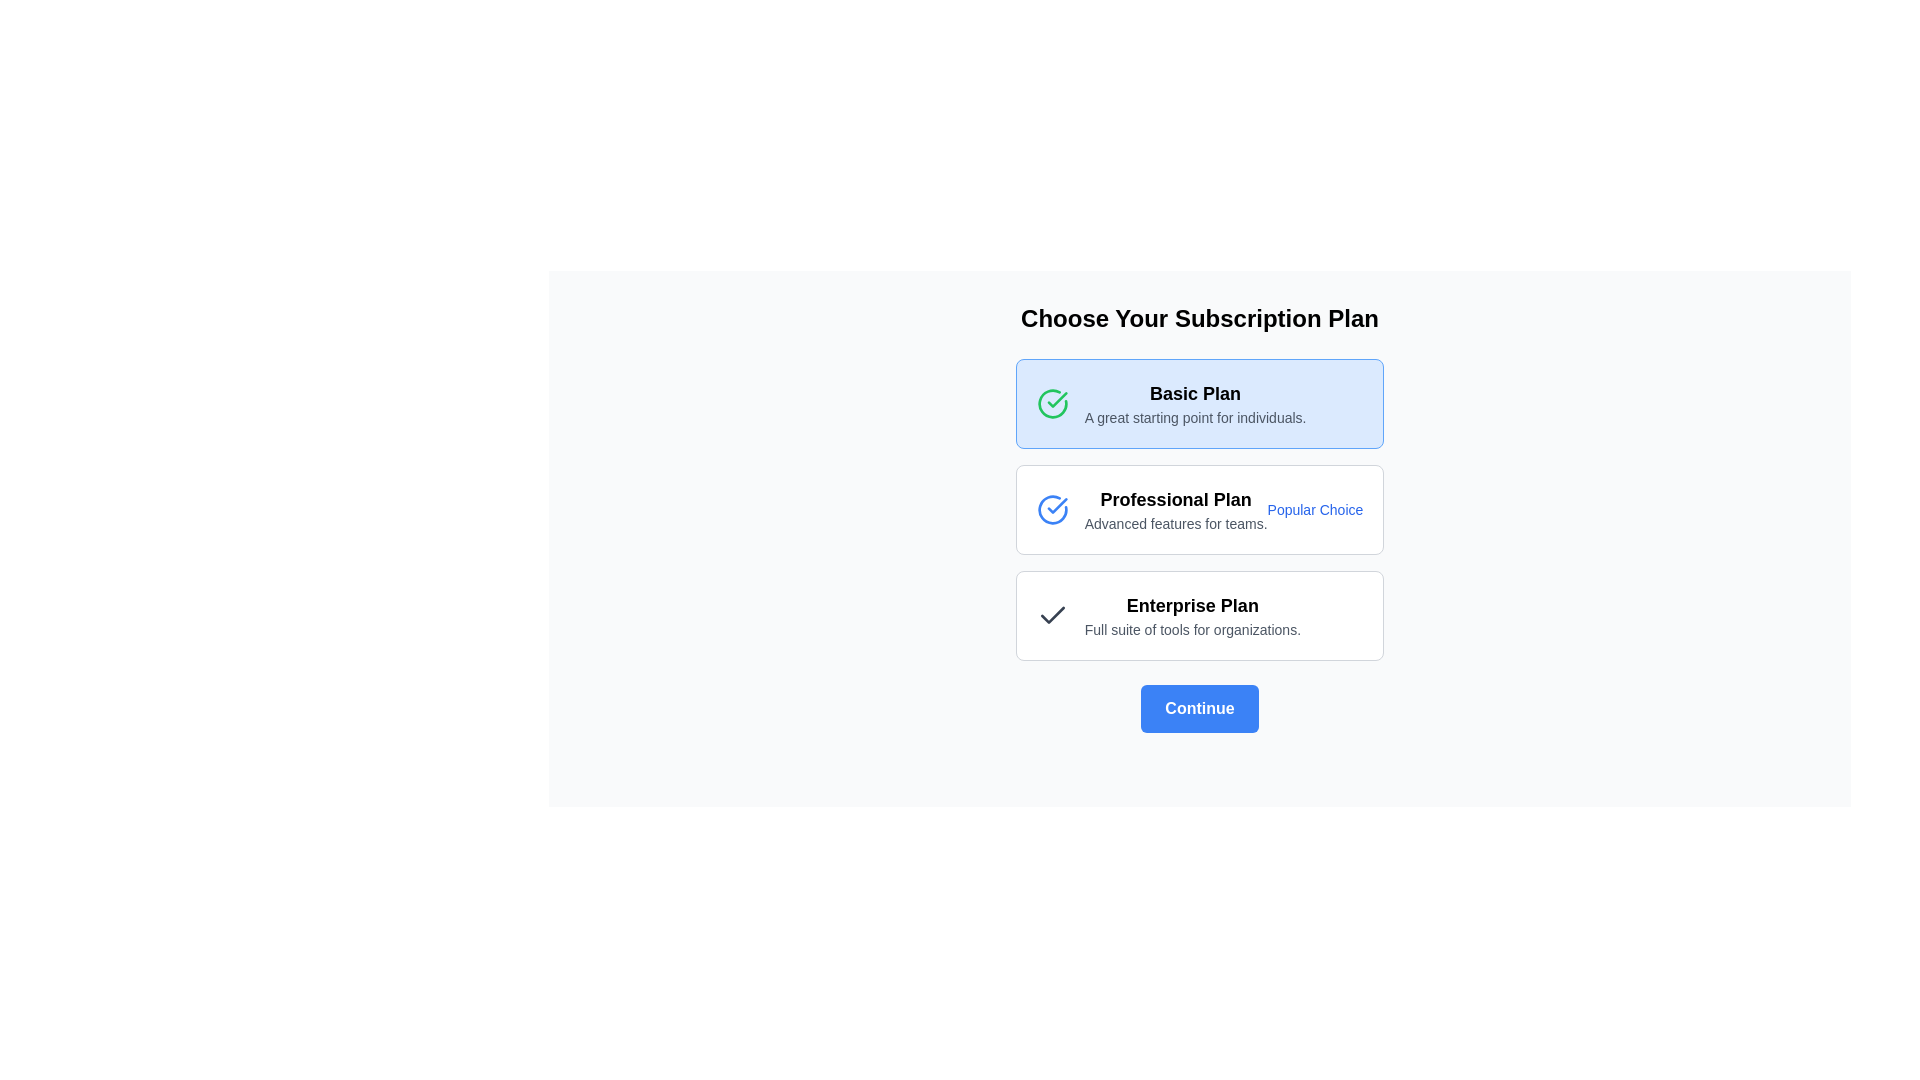 This screenshot has height=1080, width=1920. Describe the element at coordinates (1192, 628) in the screenshot. I see `the Text Label that provides additional descriptive information about the 'Enterprise Plan', located immediately beneath the heading 'Enterprise Plan'` at that location.